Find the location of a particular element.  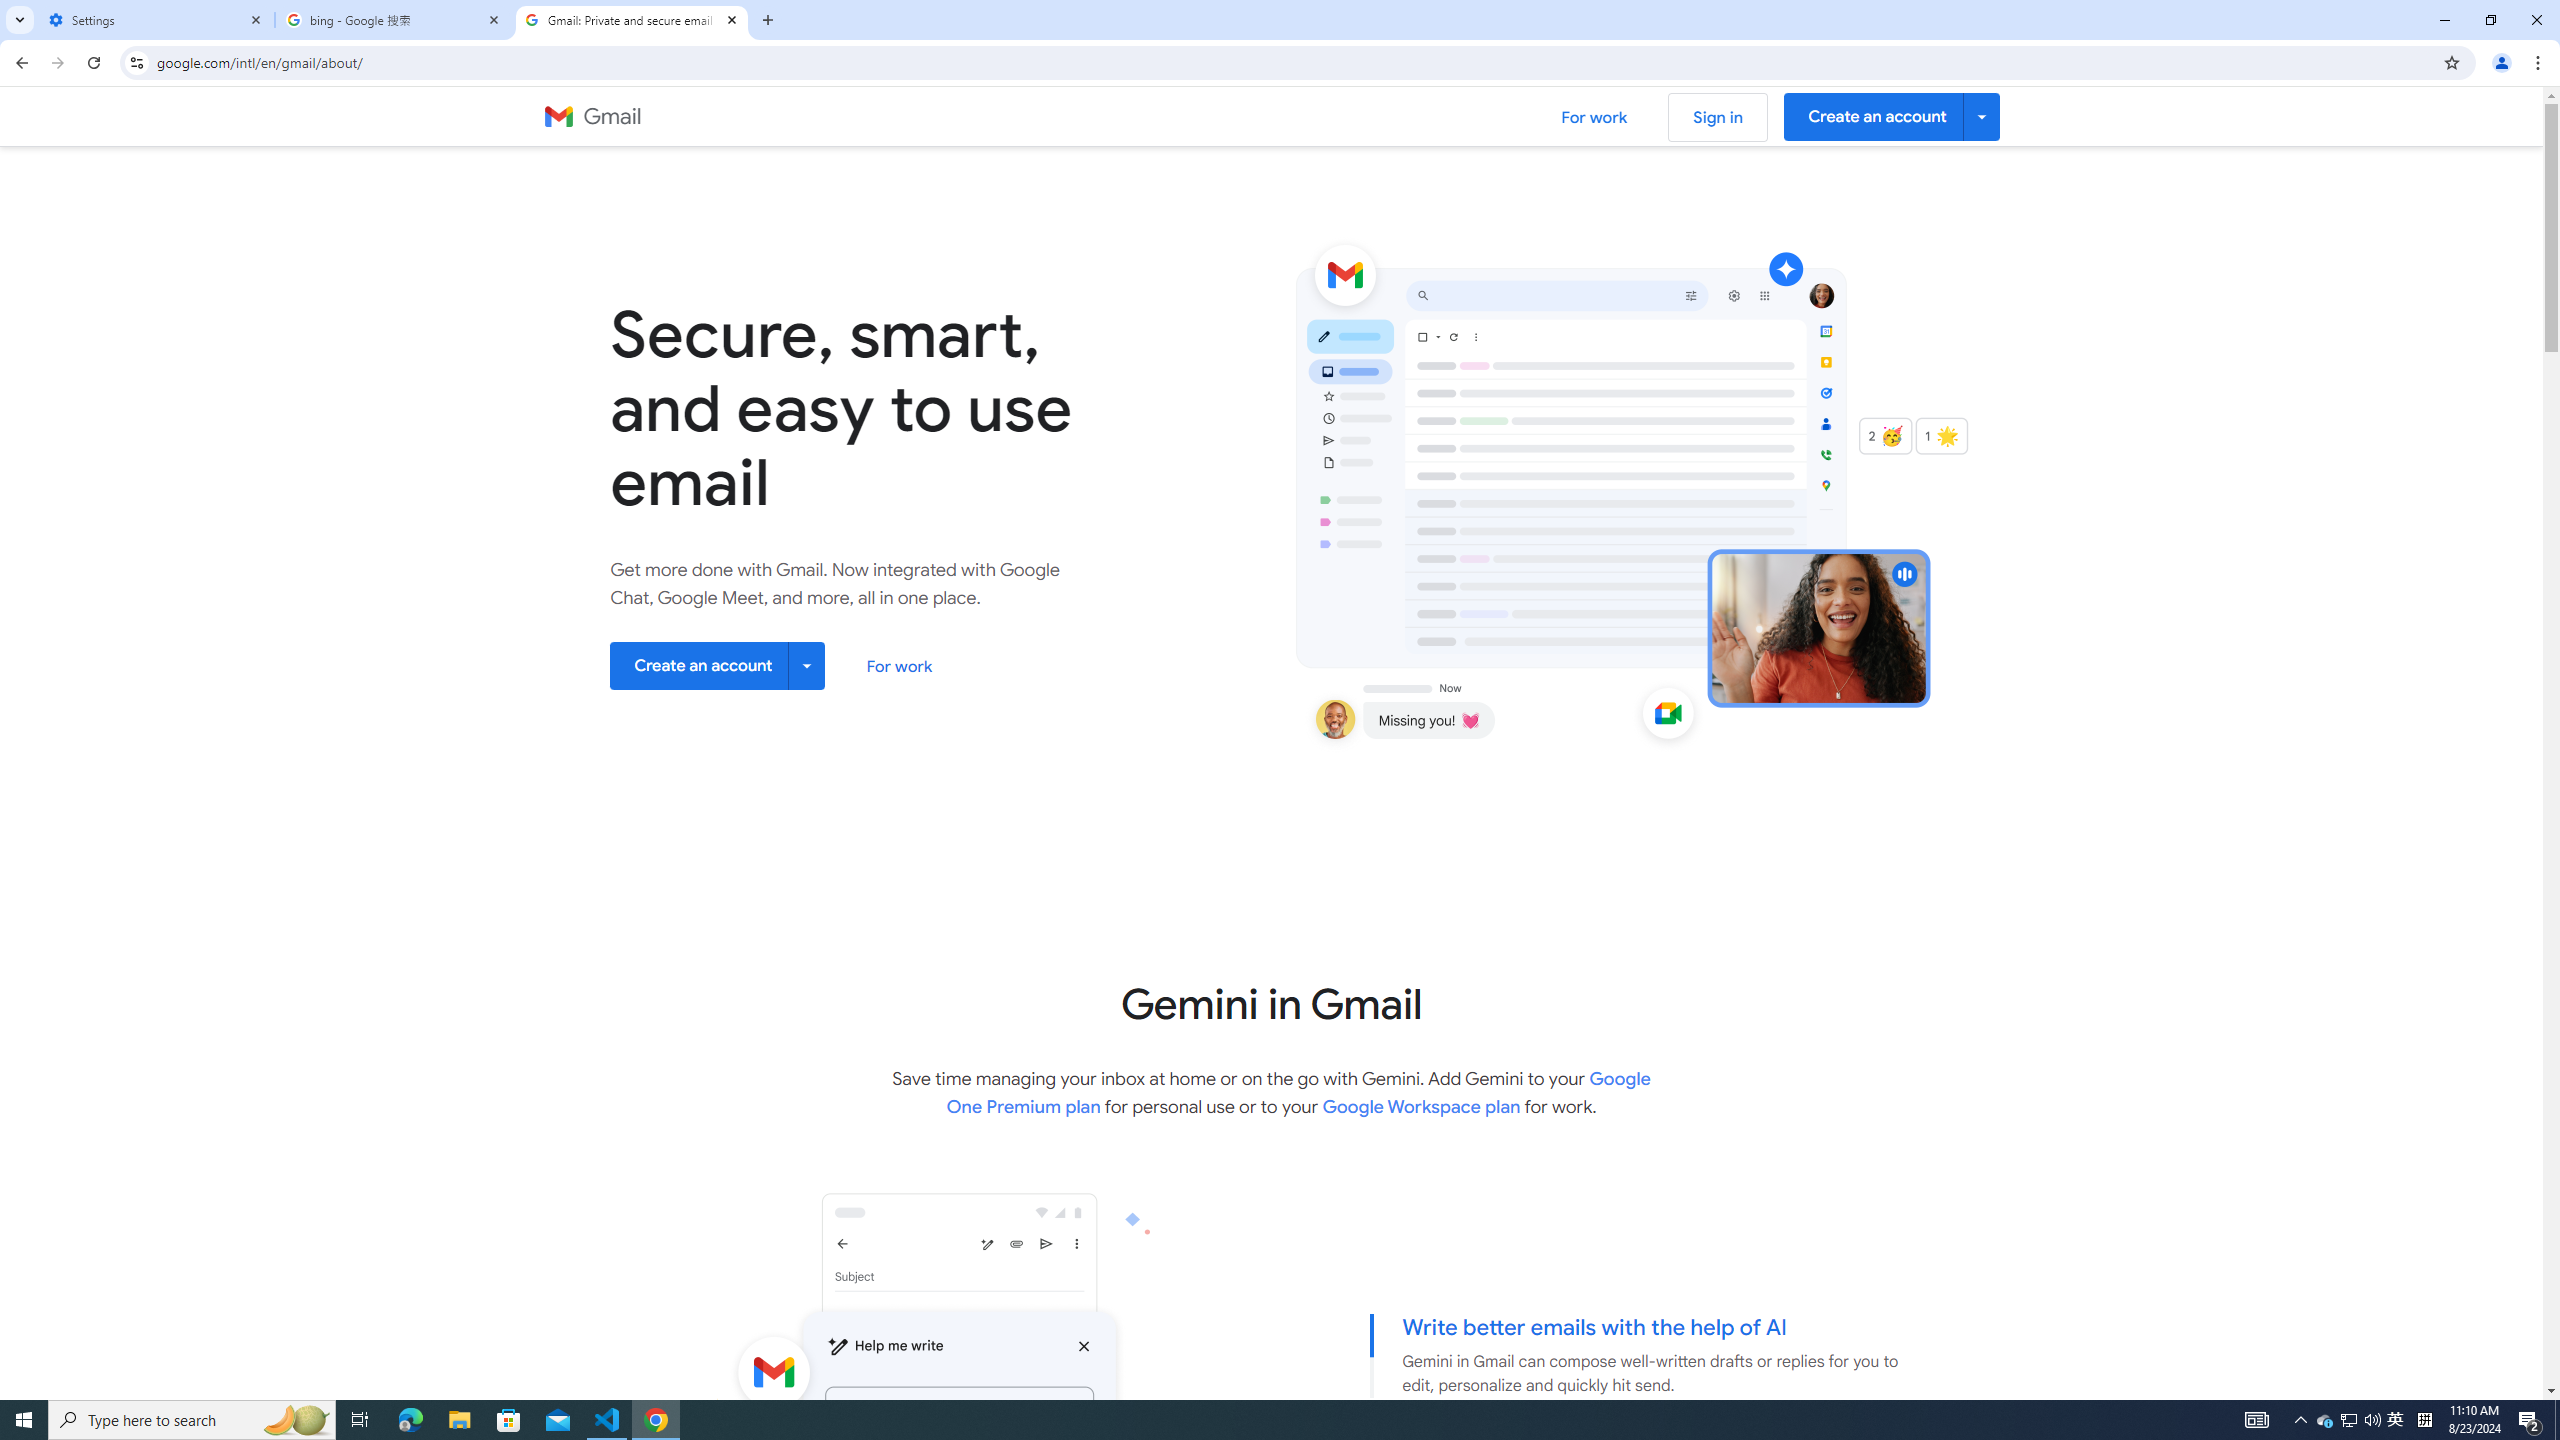

'Gmail' is located at coordinates (591, 116).